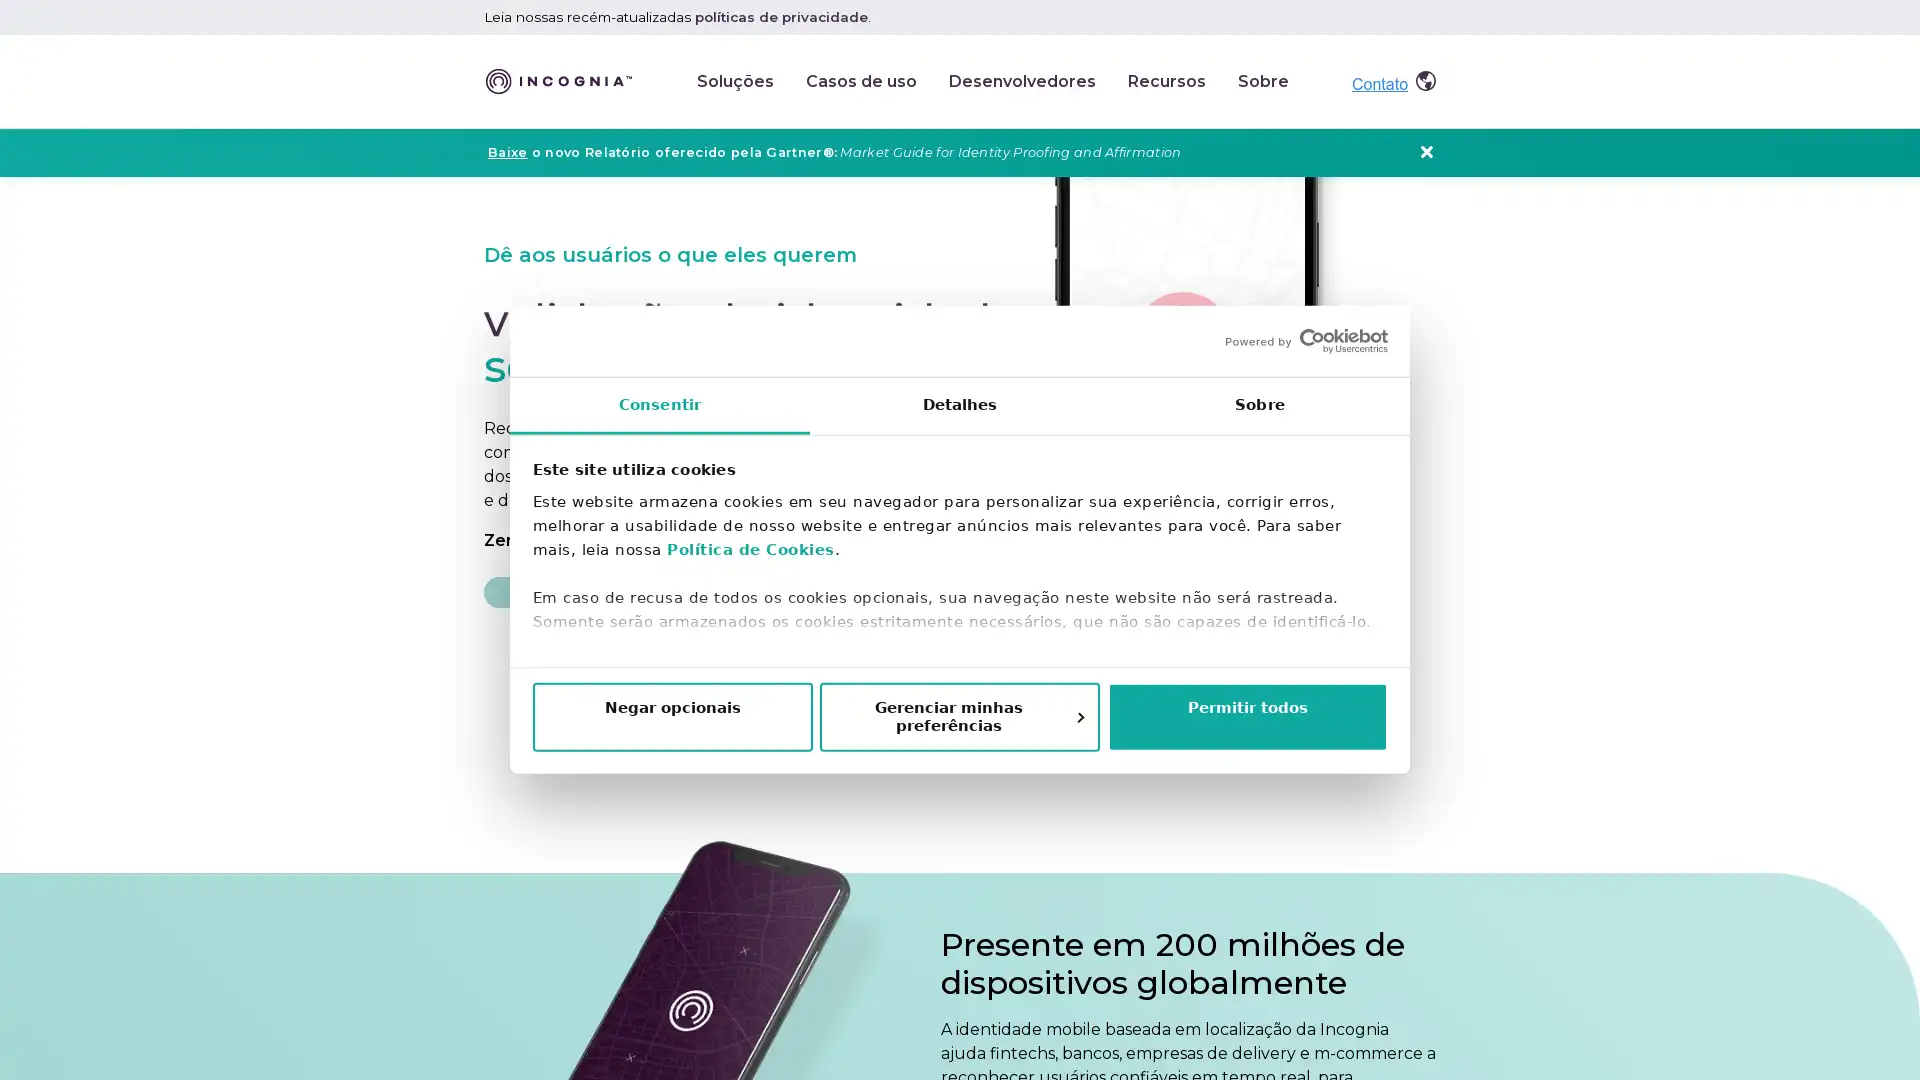 The image size is (1920, 1080). What do you see at coordinates (672, 716) in the screenshot?
I see `Negar opcionais` at bounding box center [672, 716].